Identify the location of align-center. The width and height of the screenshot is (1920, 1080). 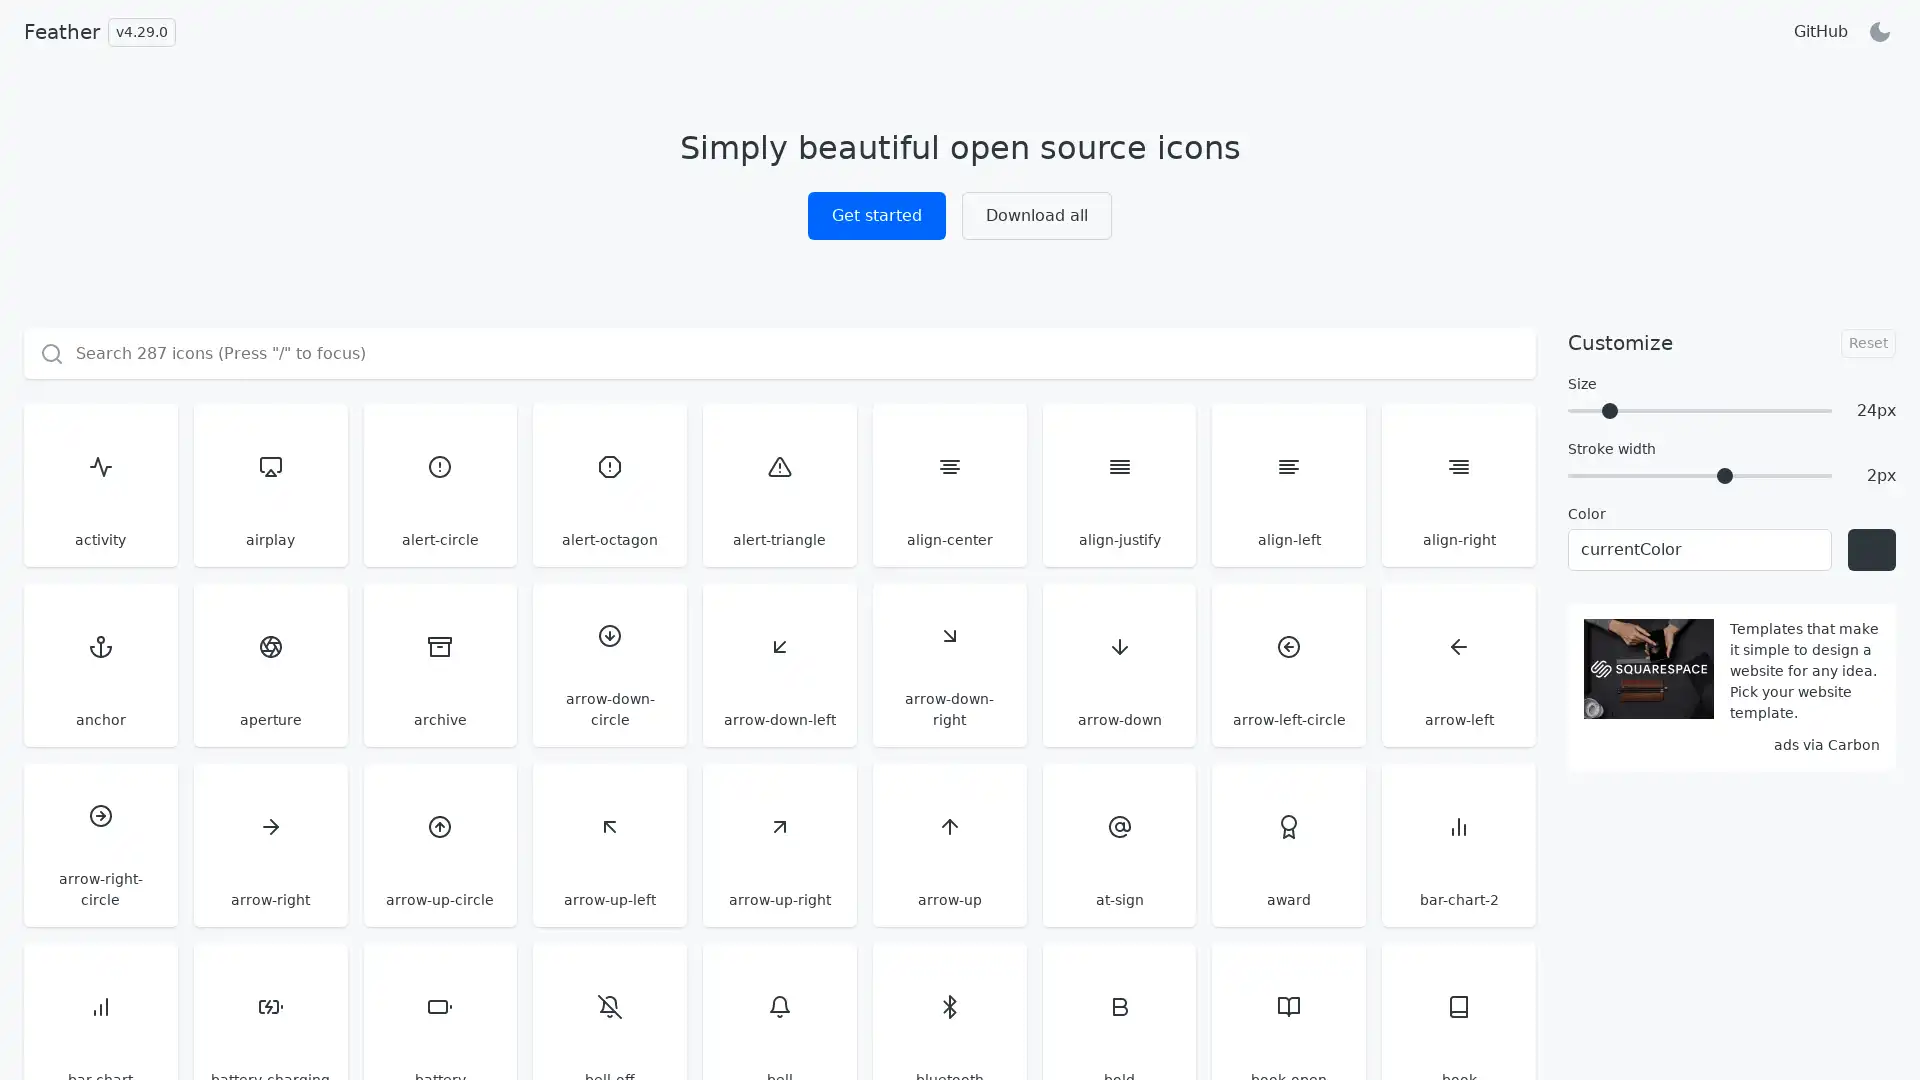
(948, 485).